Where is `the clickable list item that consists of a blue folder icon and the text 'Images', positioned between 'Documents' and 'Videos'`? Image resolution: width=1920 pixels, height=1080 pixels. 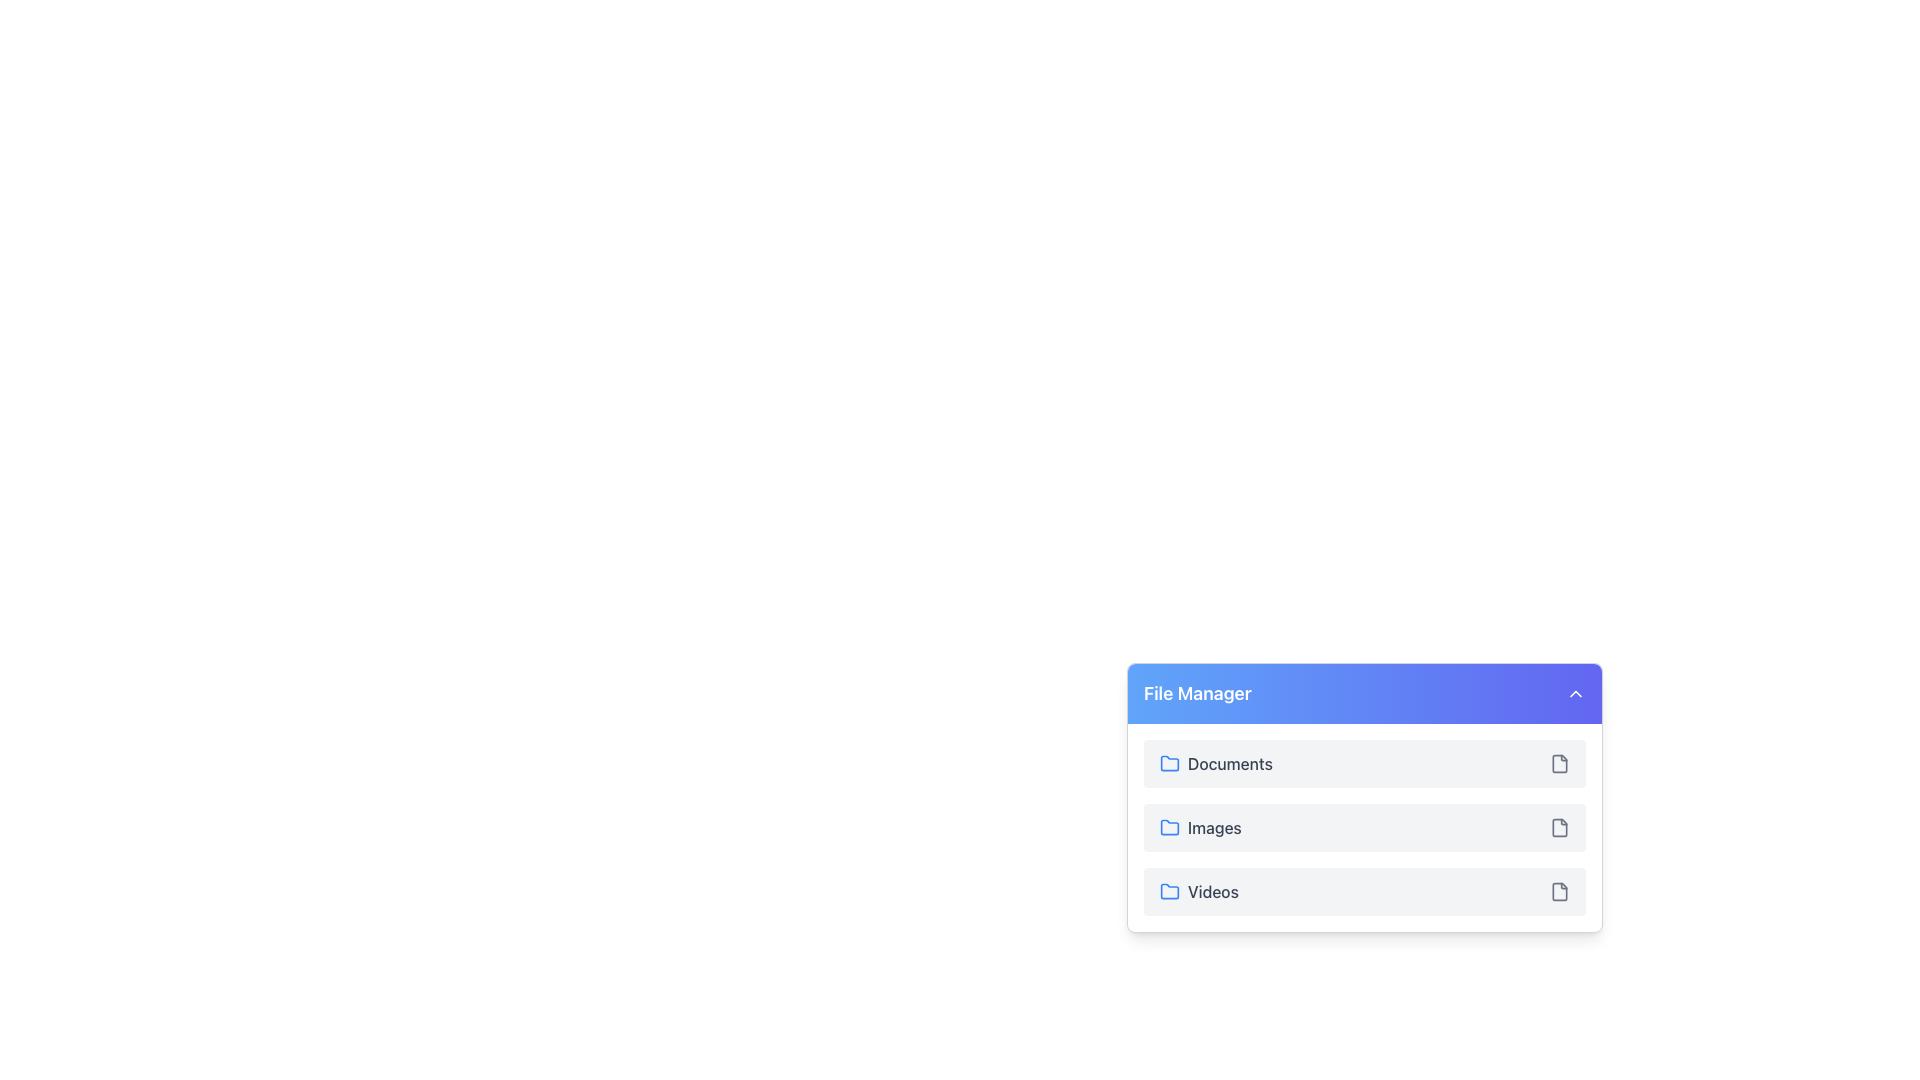 the clickable list item that consists of a blue folder icon and the text 'Images', positioned between 'Documents' and 'Videos' is located at coordinates (1200, 828).